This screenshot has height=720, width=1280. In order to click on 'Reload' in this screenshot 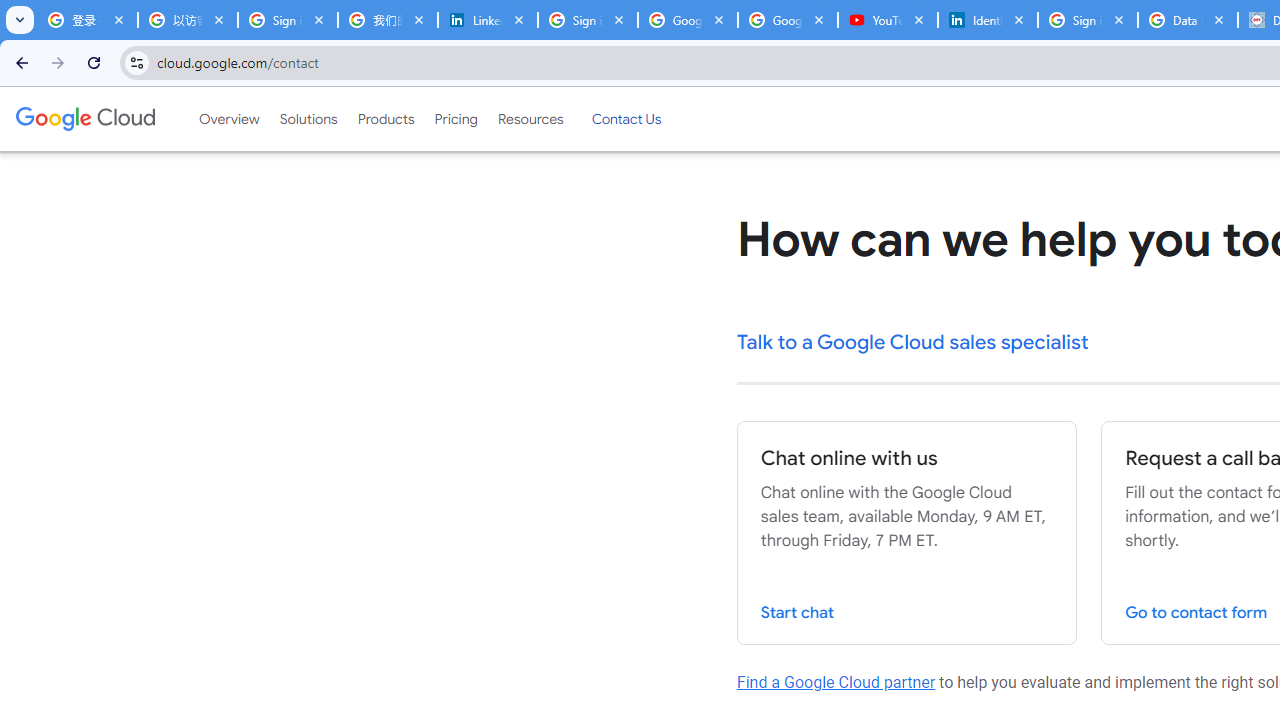, I will do `click(93, 61)`.